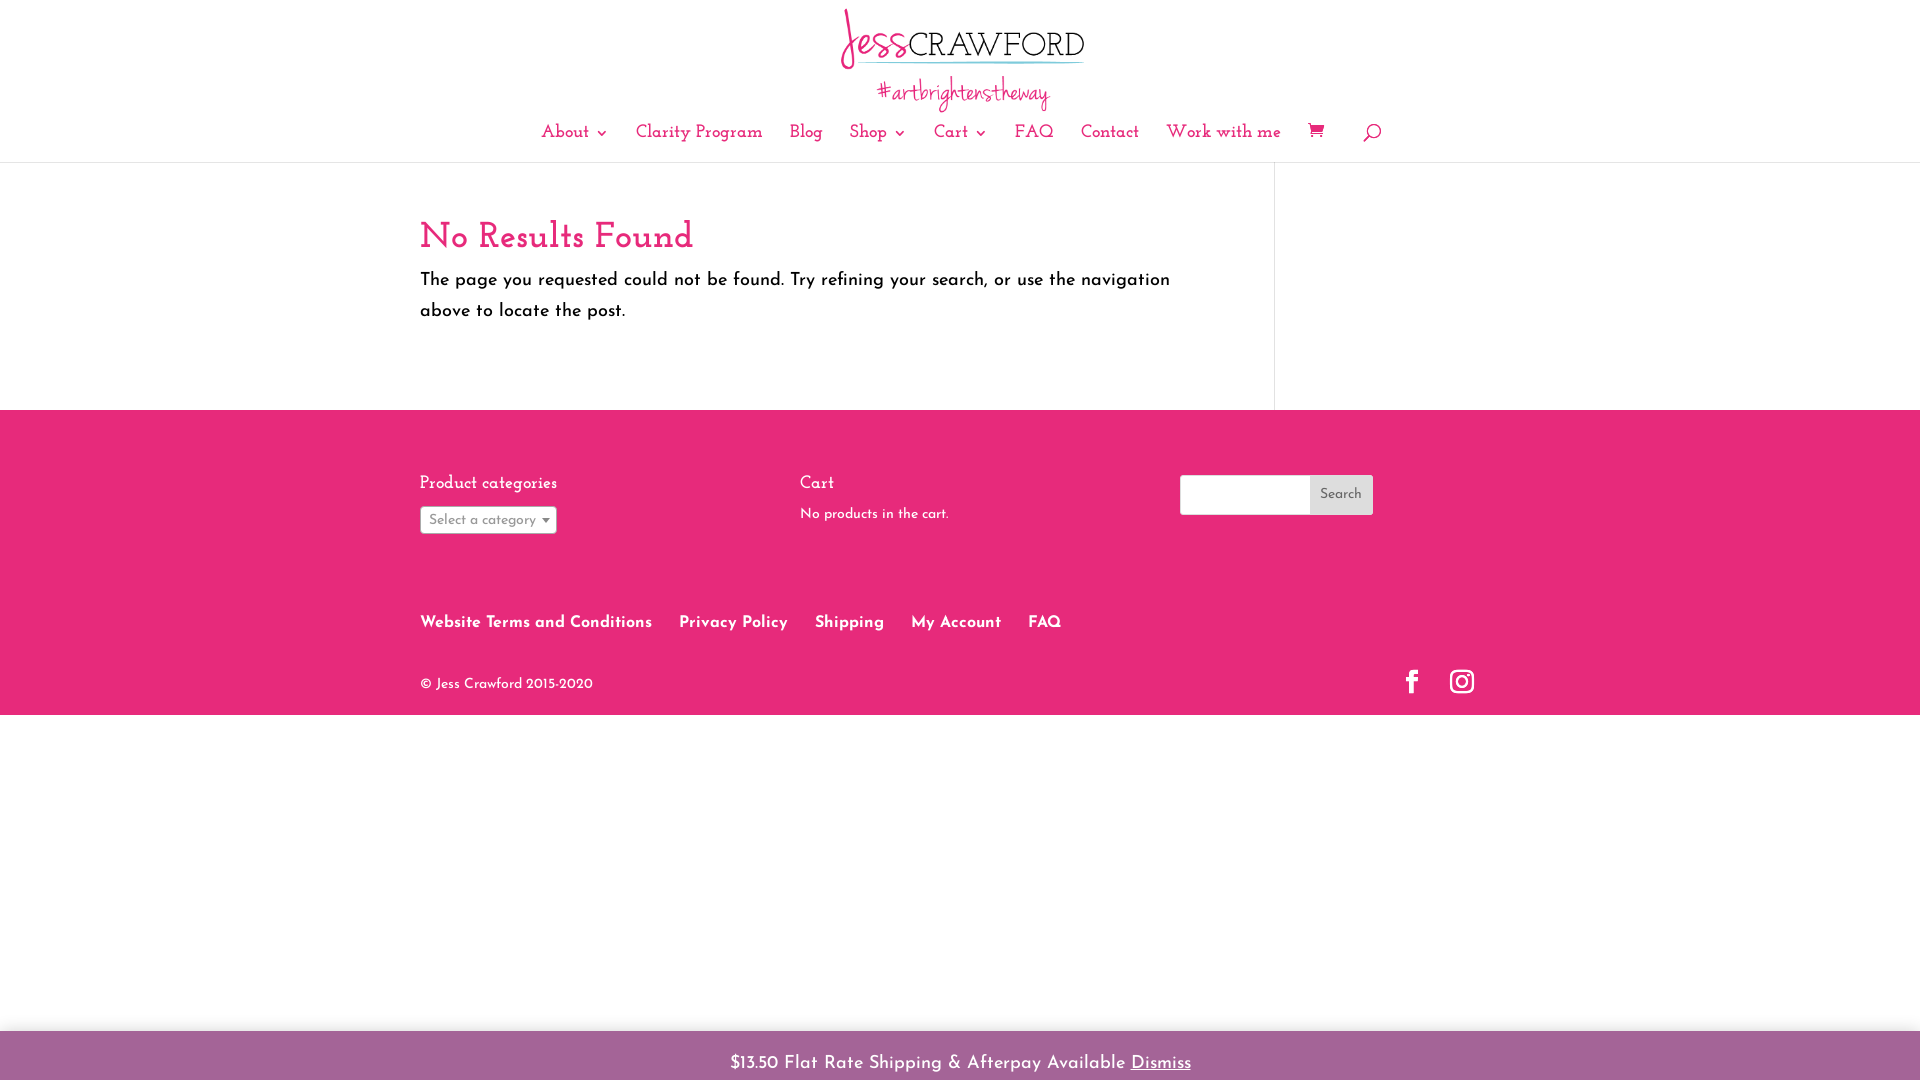  Describe the element at coordinates (1014, 142) in the screenshot. I see `'FAQ'` at that location.